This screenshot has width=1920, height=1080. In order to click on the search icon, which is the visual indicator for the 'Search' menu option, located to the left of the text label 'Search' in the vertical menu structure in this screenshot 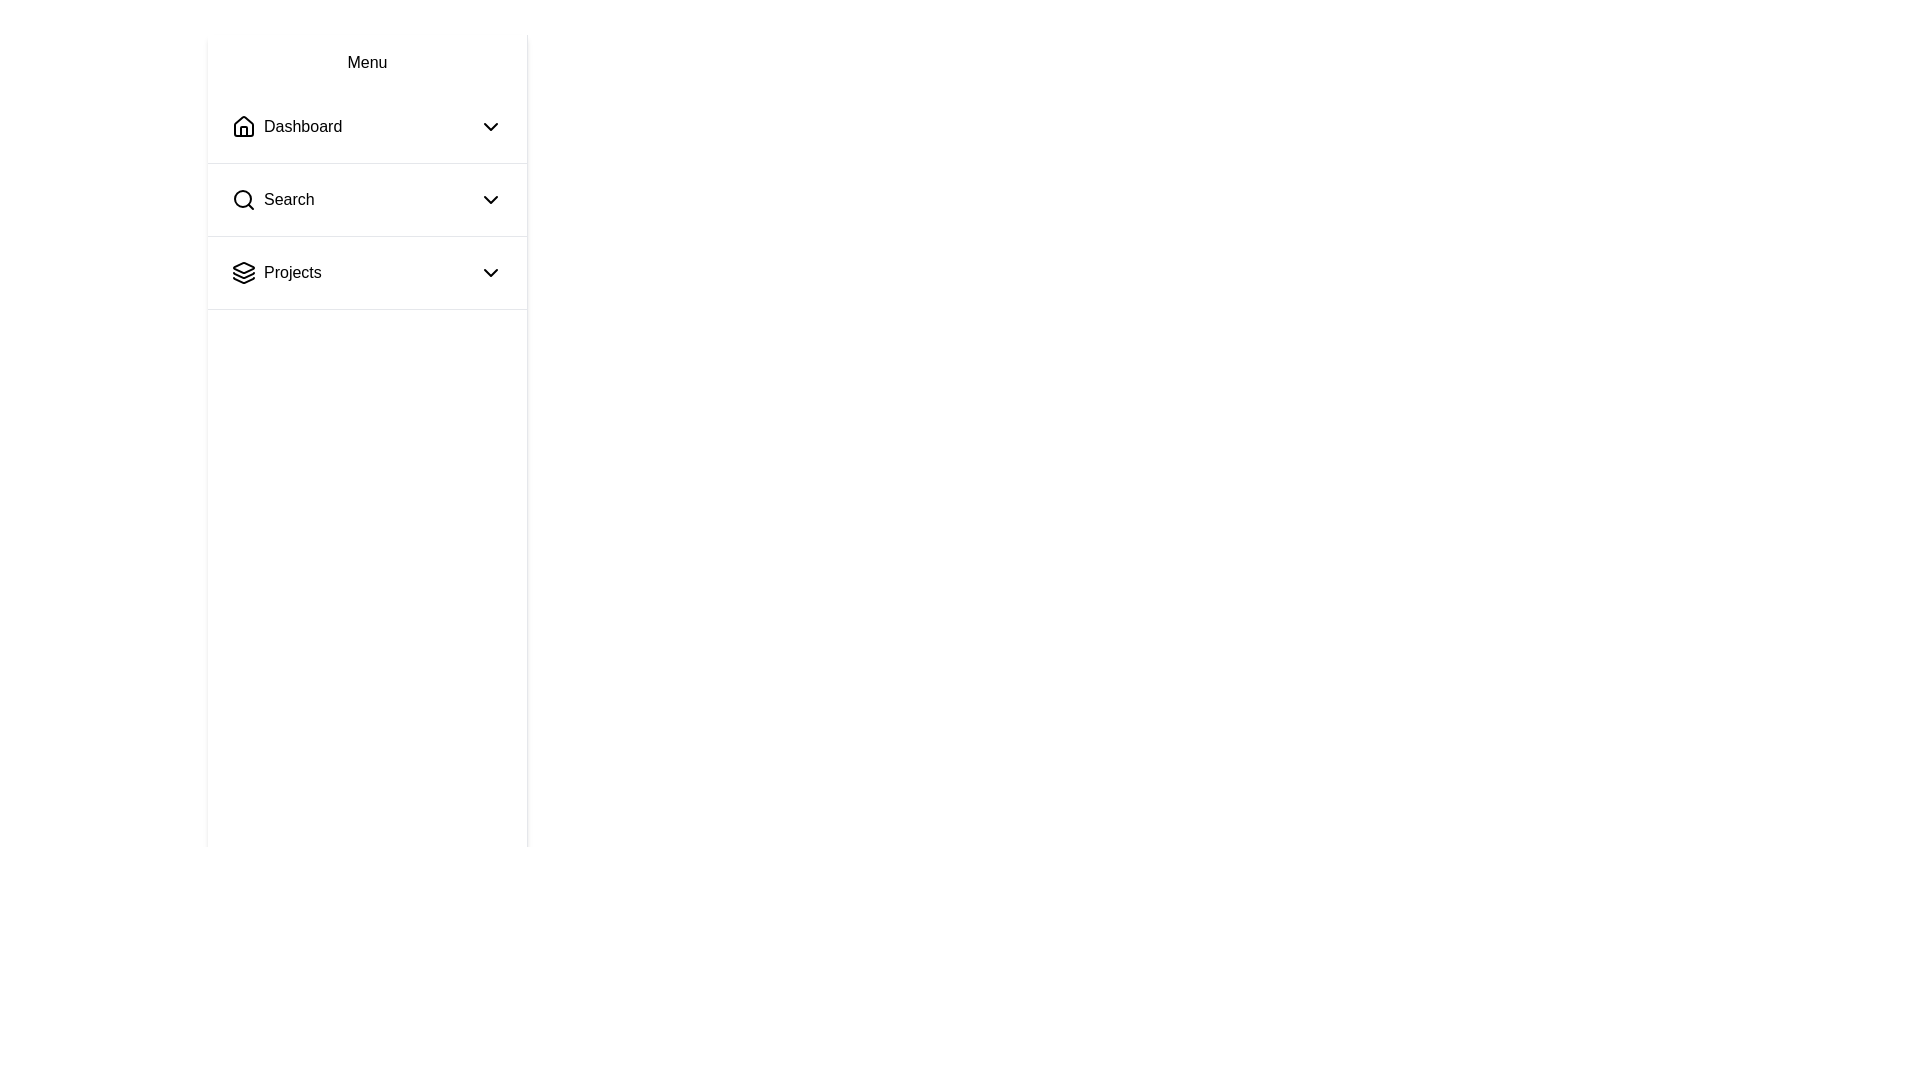, I will do `click(243, 200)`.